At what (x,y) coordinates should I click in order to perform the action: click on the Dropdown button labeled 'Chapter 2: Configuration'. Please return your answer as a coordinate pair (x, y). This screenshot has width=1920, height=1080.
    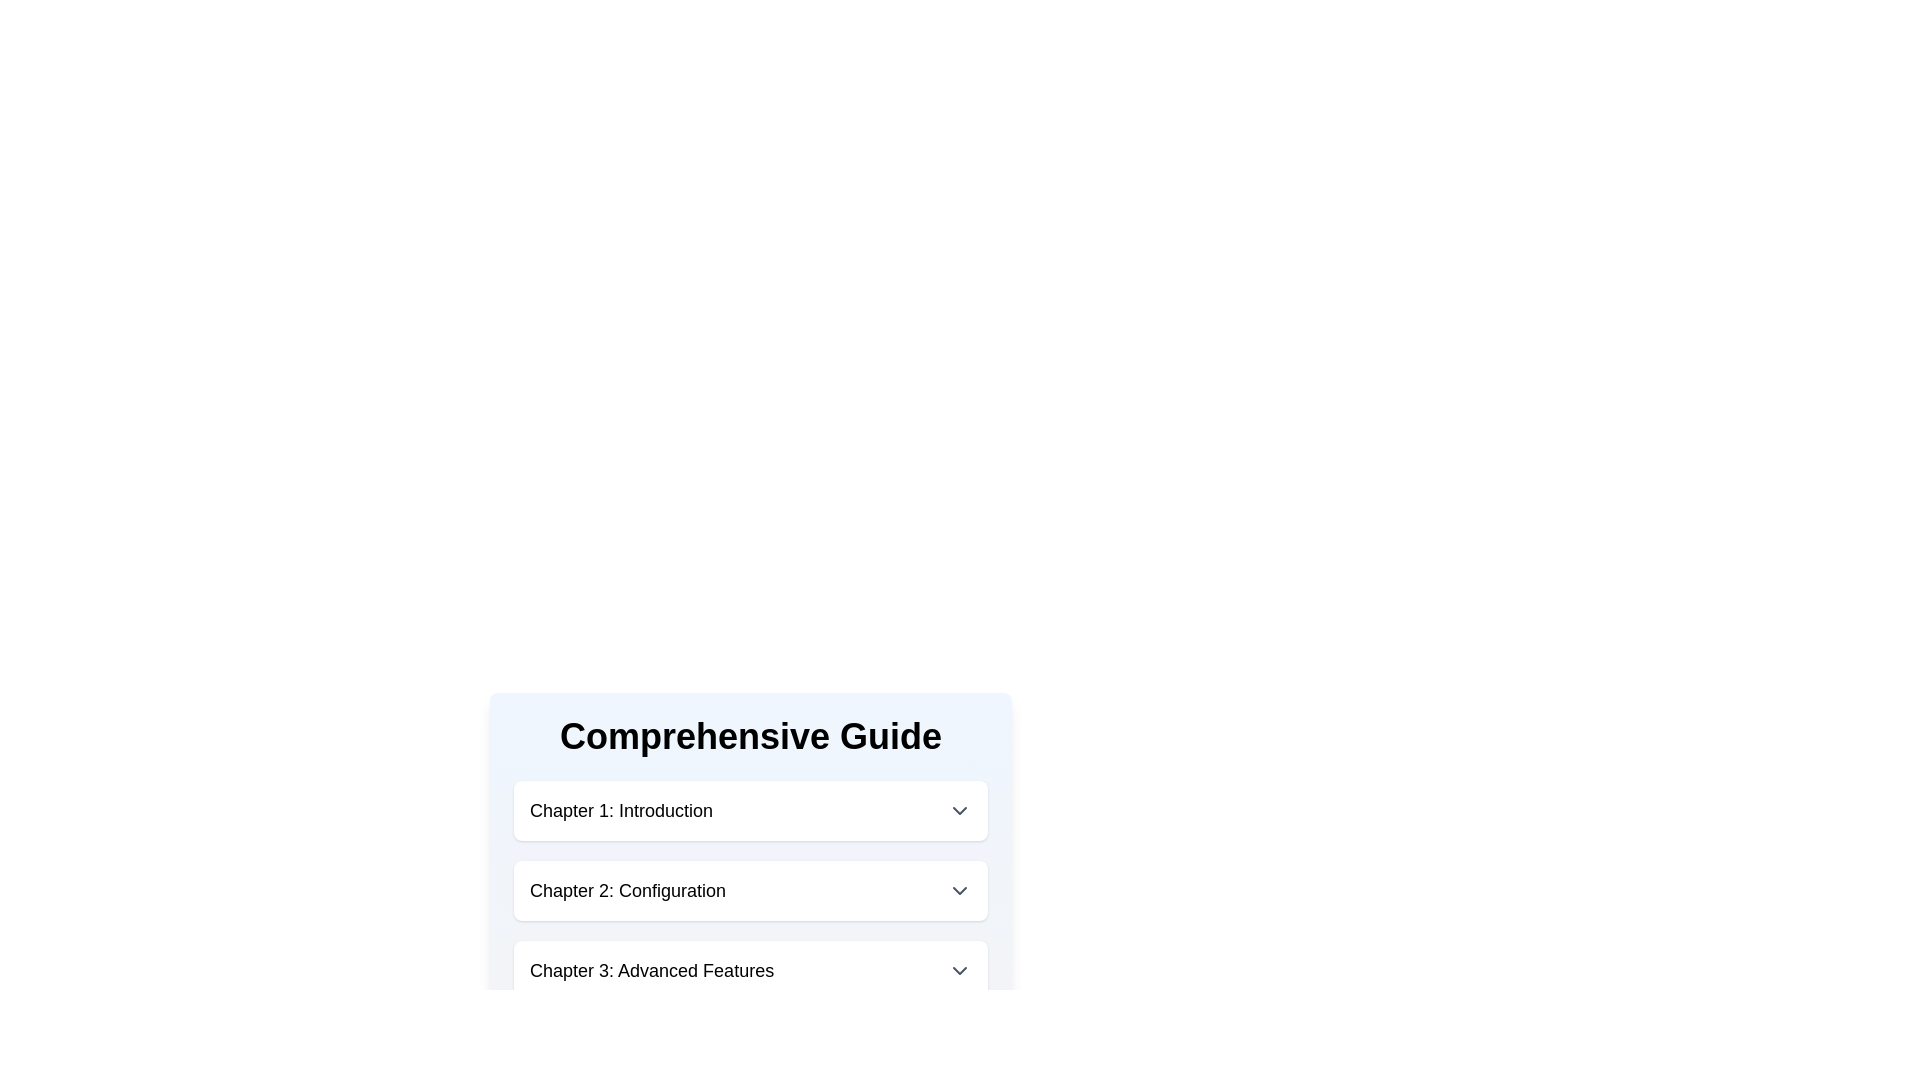
    Looking at the image, I should click on (749, 890).